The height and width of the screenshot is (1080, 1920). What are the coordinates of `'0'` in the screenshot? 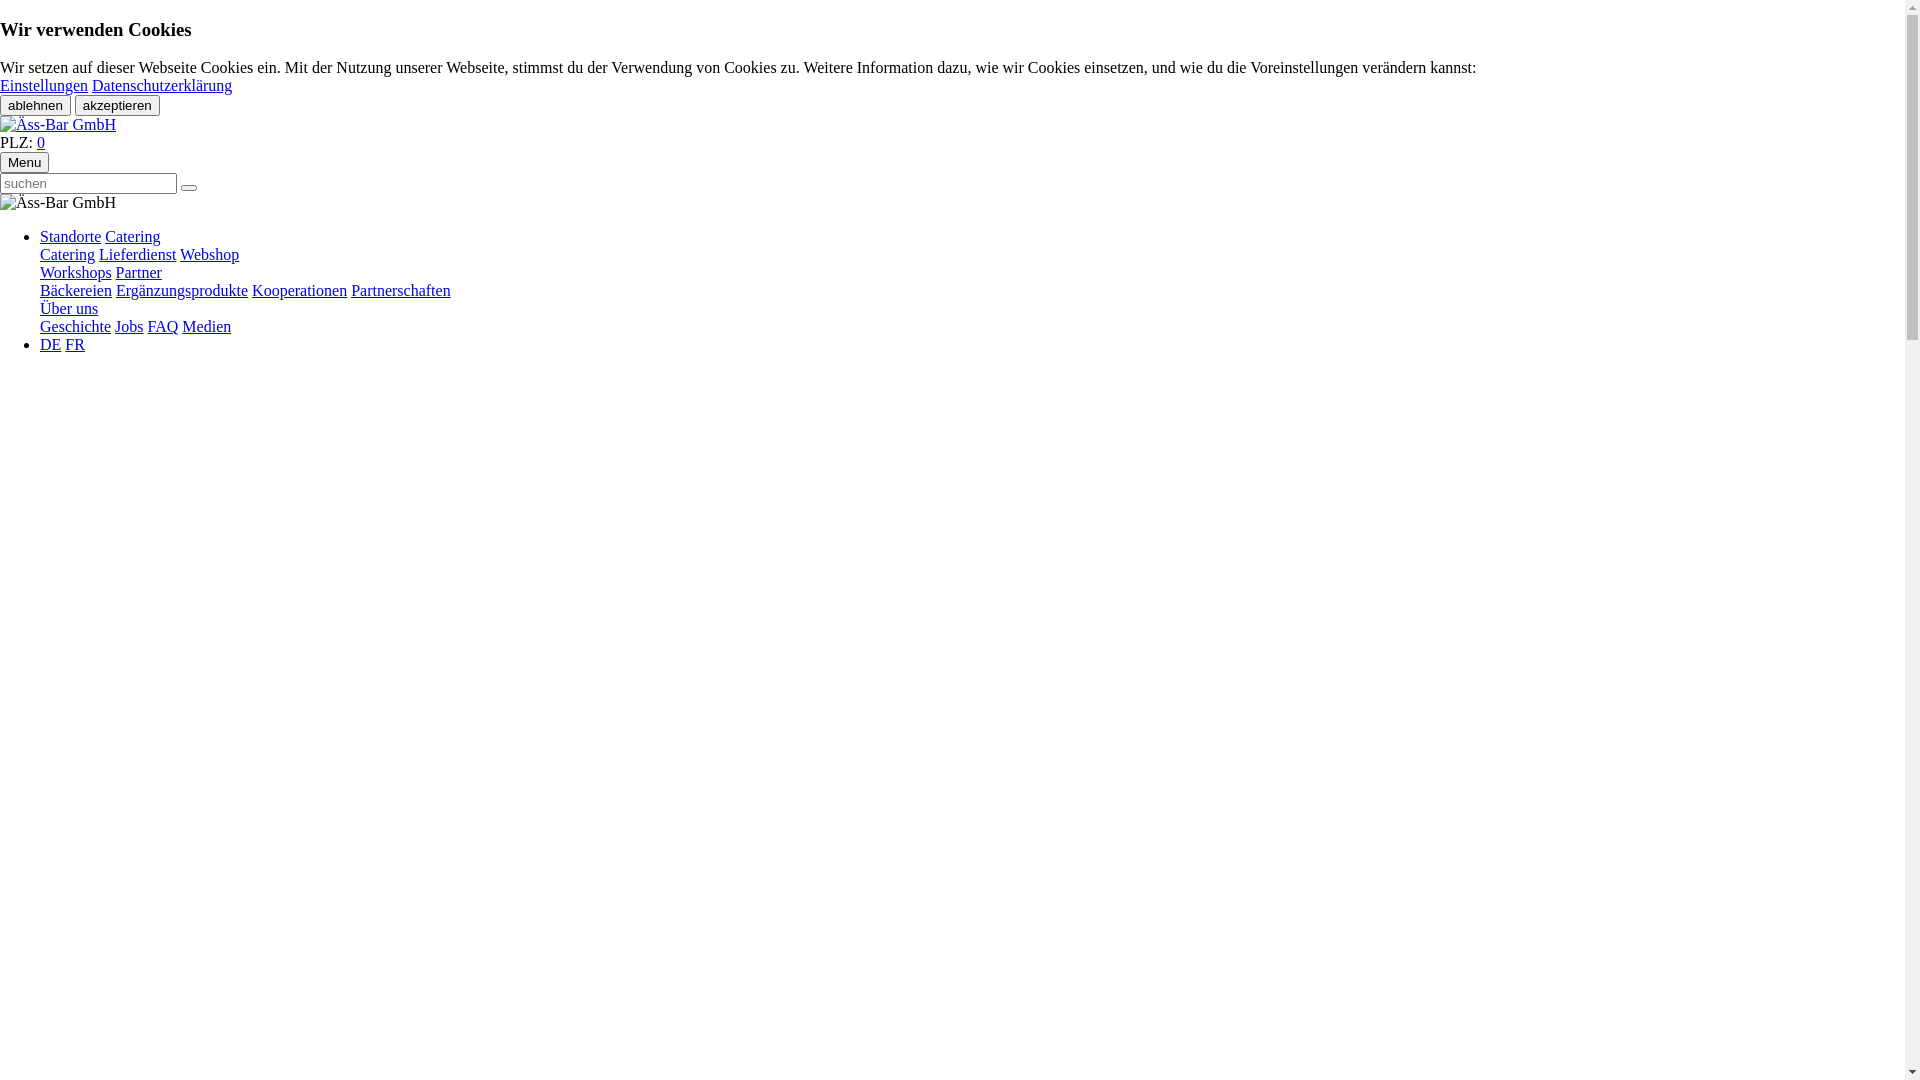 It's located at (41, 141).